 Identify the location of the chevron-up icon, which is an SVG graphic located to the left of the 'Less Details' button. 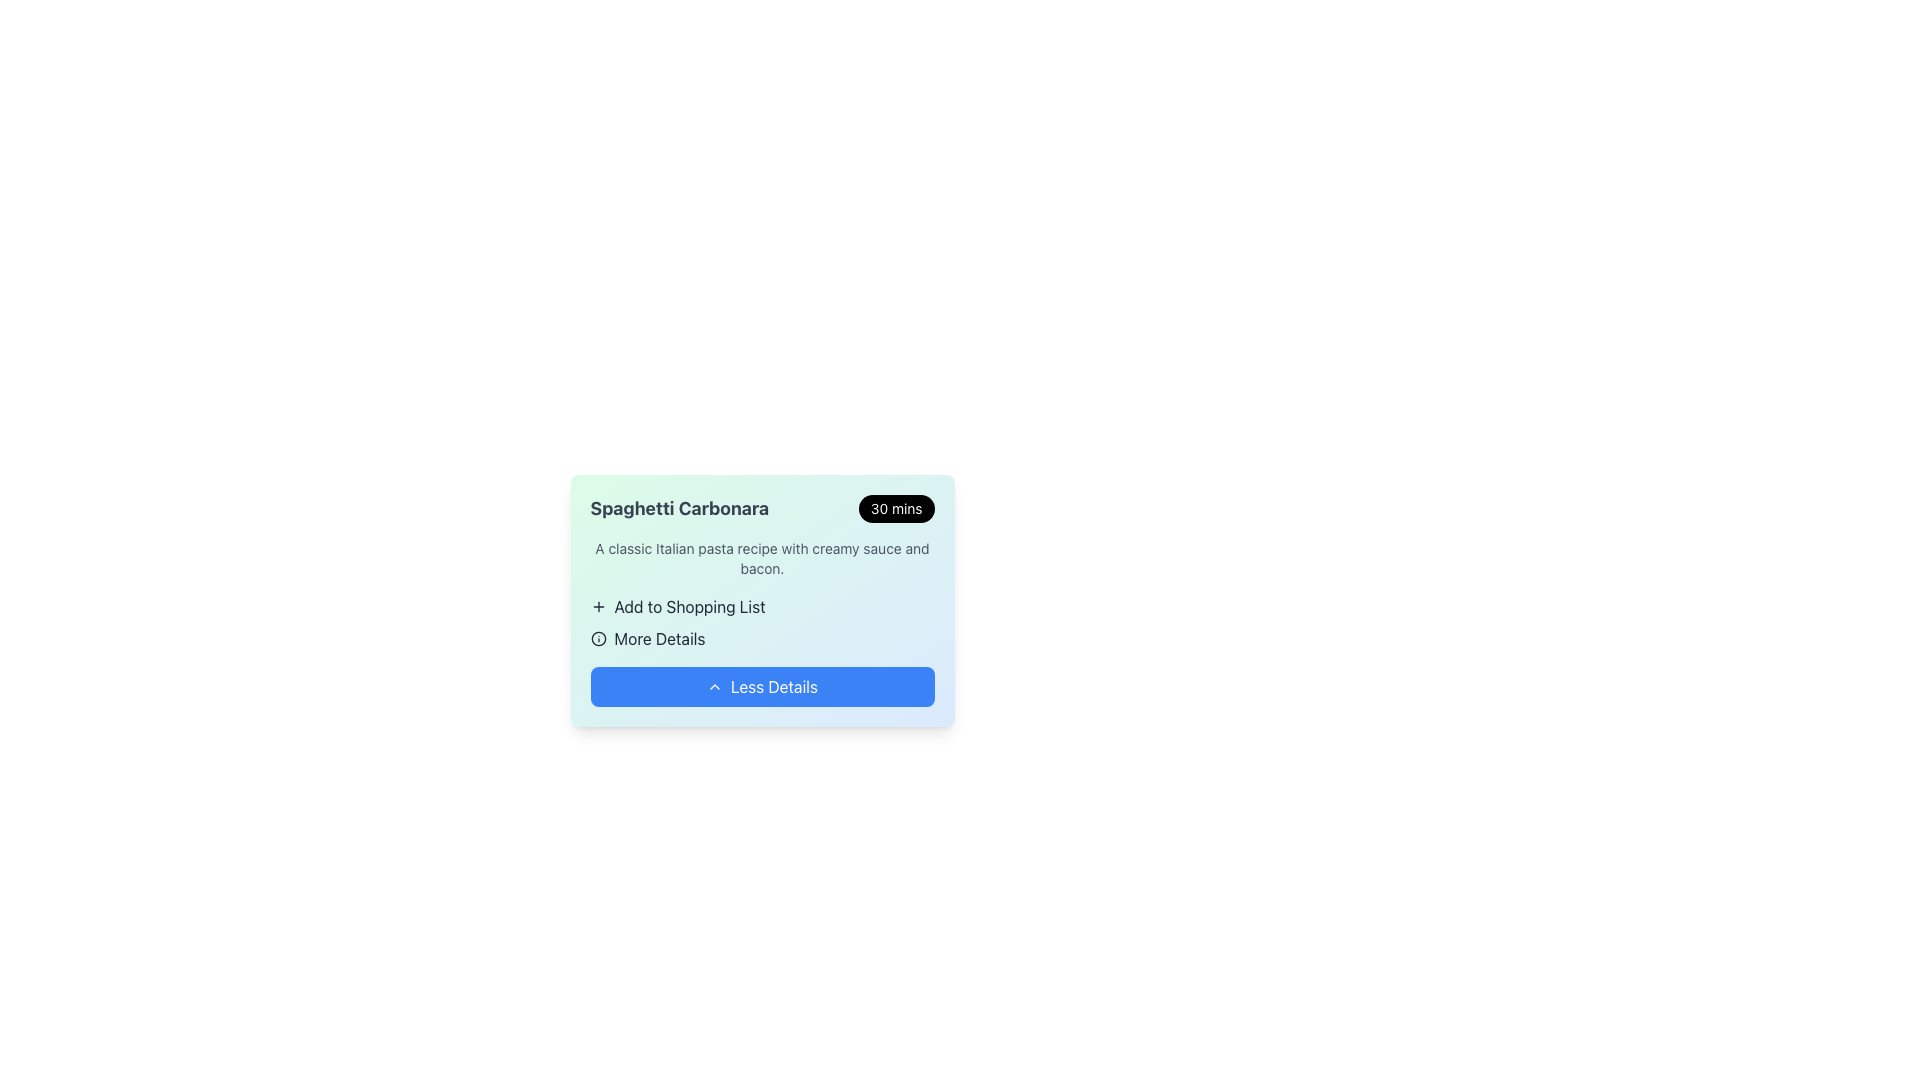
(715, 685).